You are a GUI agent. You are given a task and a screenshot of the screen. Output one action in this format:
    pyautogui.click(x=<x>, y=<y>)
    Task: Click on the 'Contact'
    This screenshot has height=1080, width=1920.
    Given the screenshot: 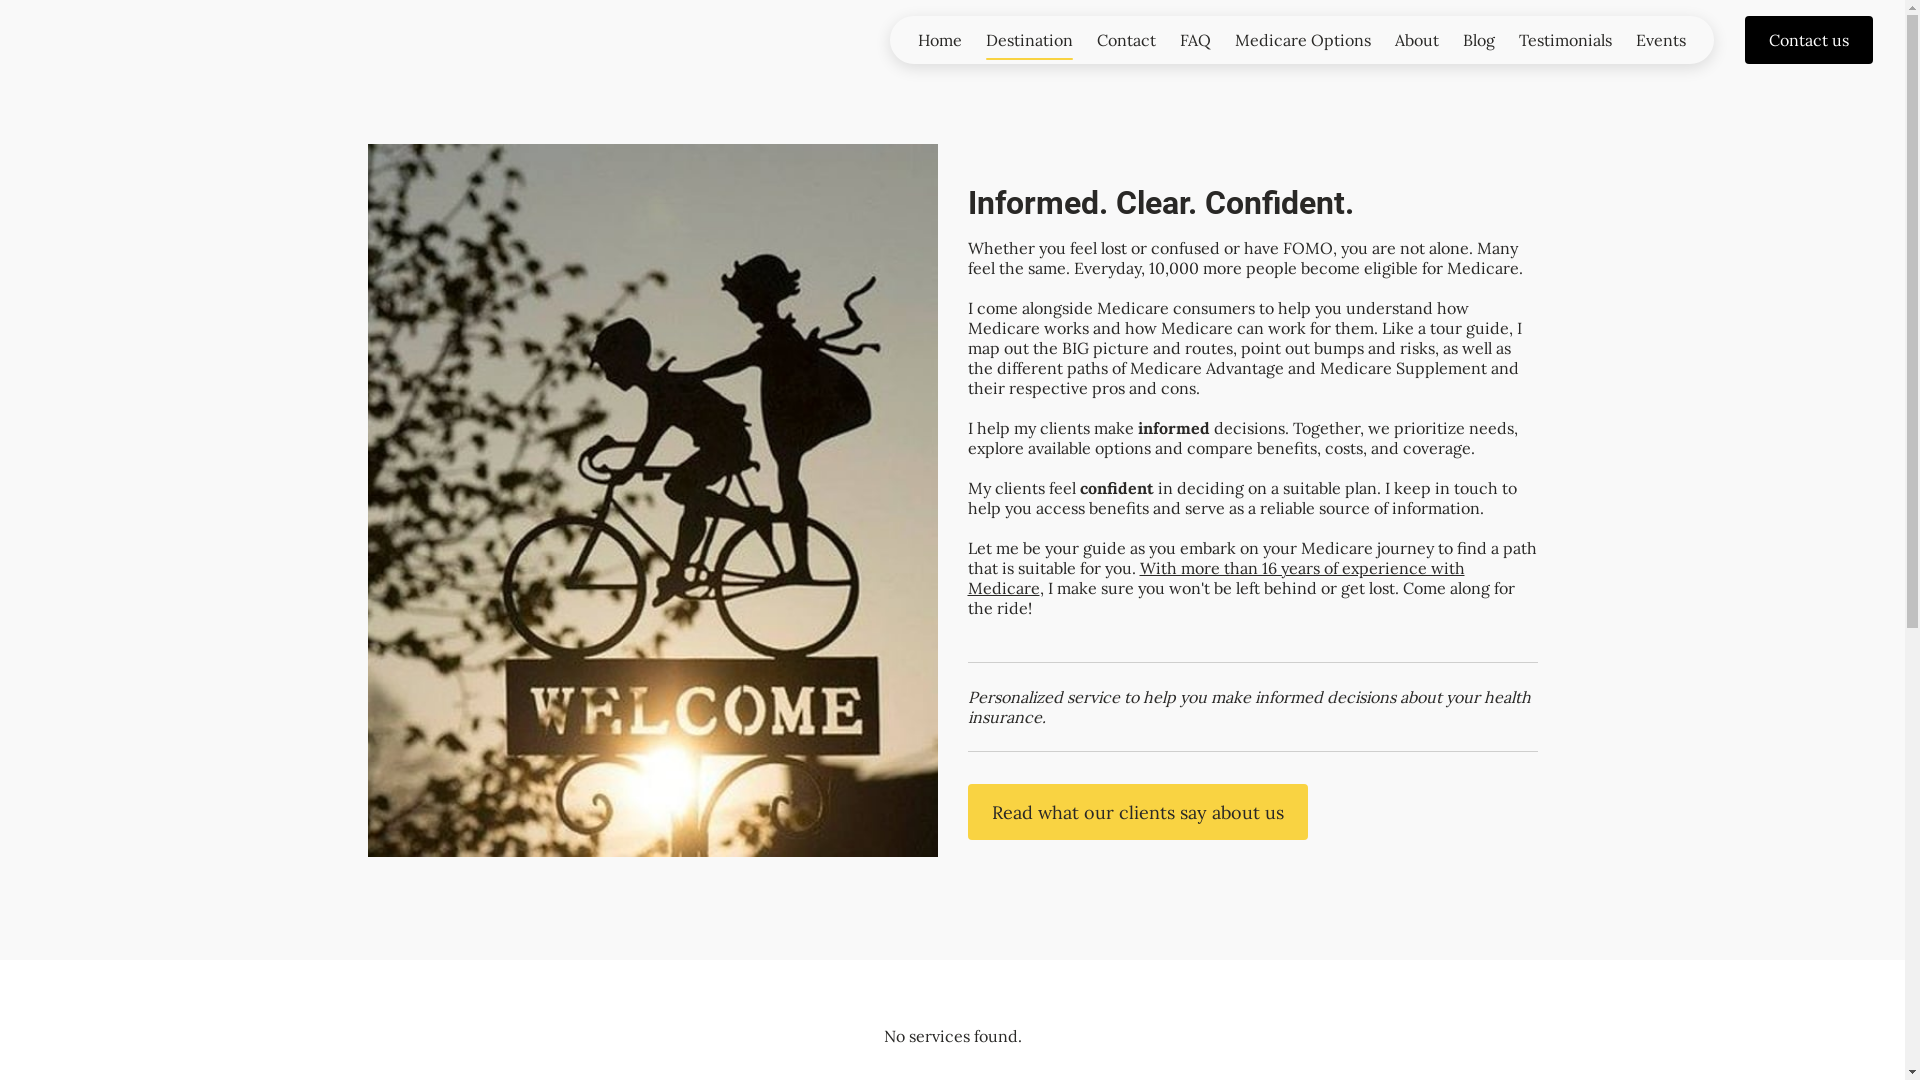 What is the action you would take?
    pyautogui.click(x=1083, y=39)
    